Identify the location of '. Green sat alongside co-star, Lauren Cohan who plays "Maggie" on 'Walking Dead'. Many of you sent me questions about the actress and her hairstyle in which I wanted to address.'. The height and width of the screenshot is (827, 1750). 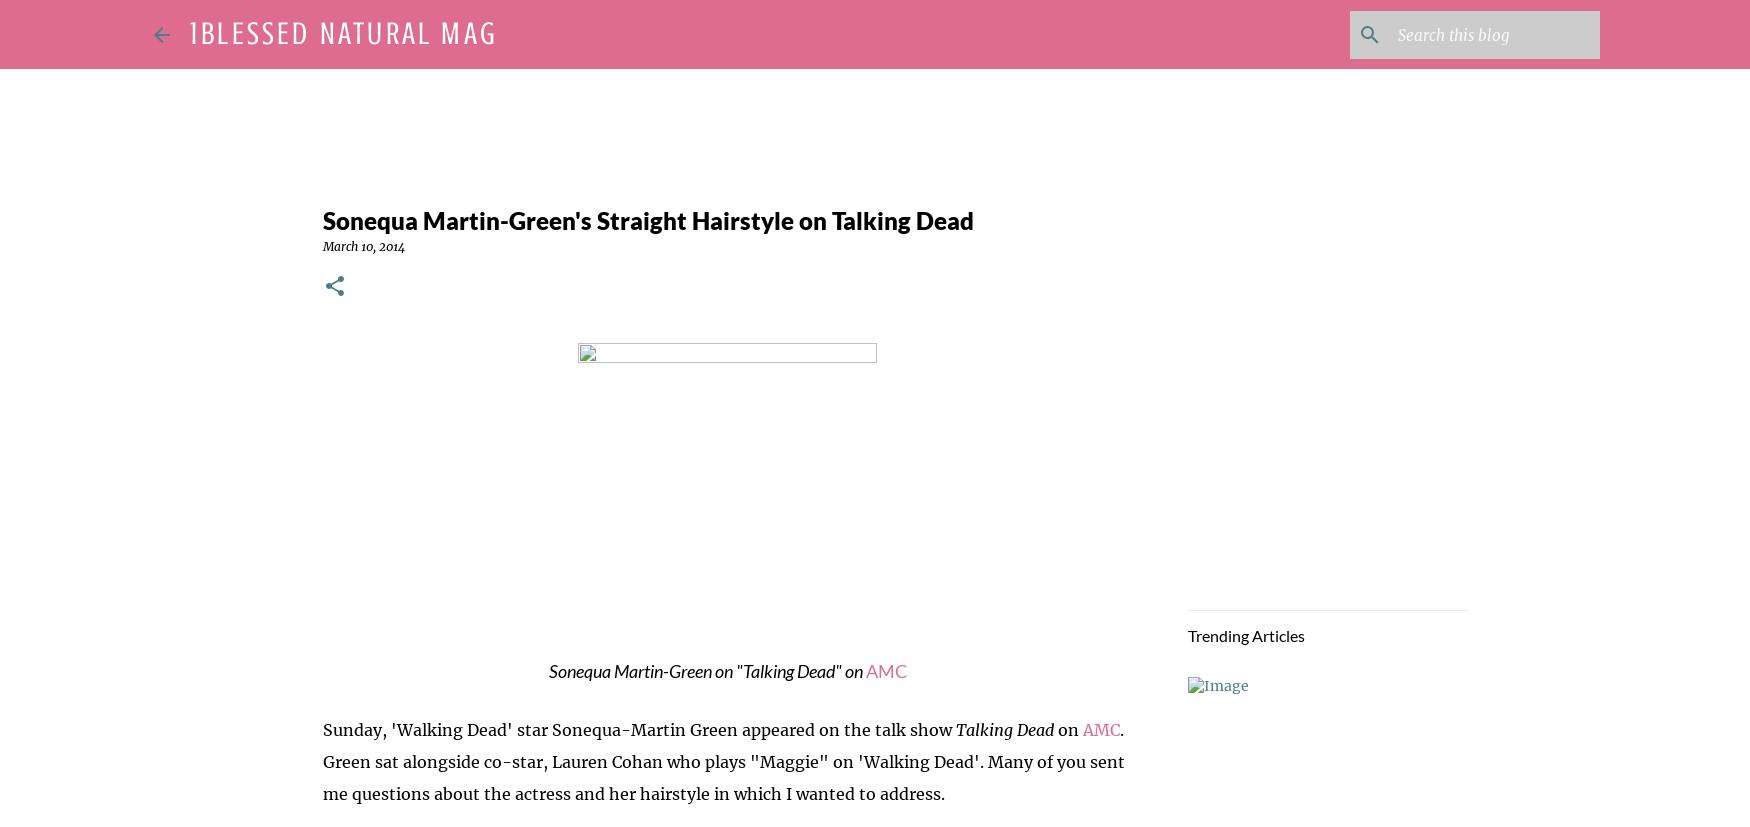
(722, 760).